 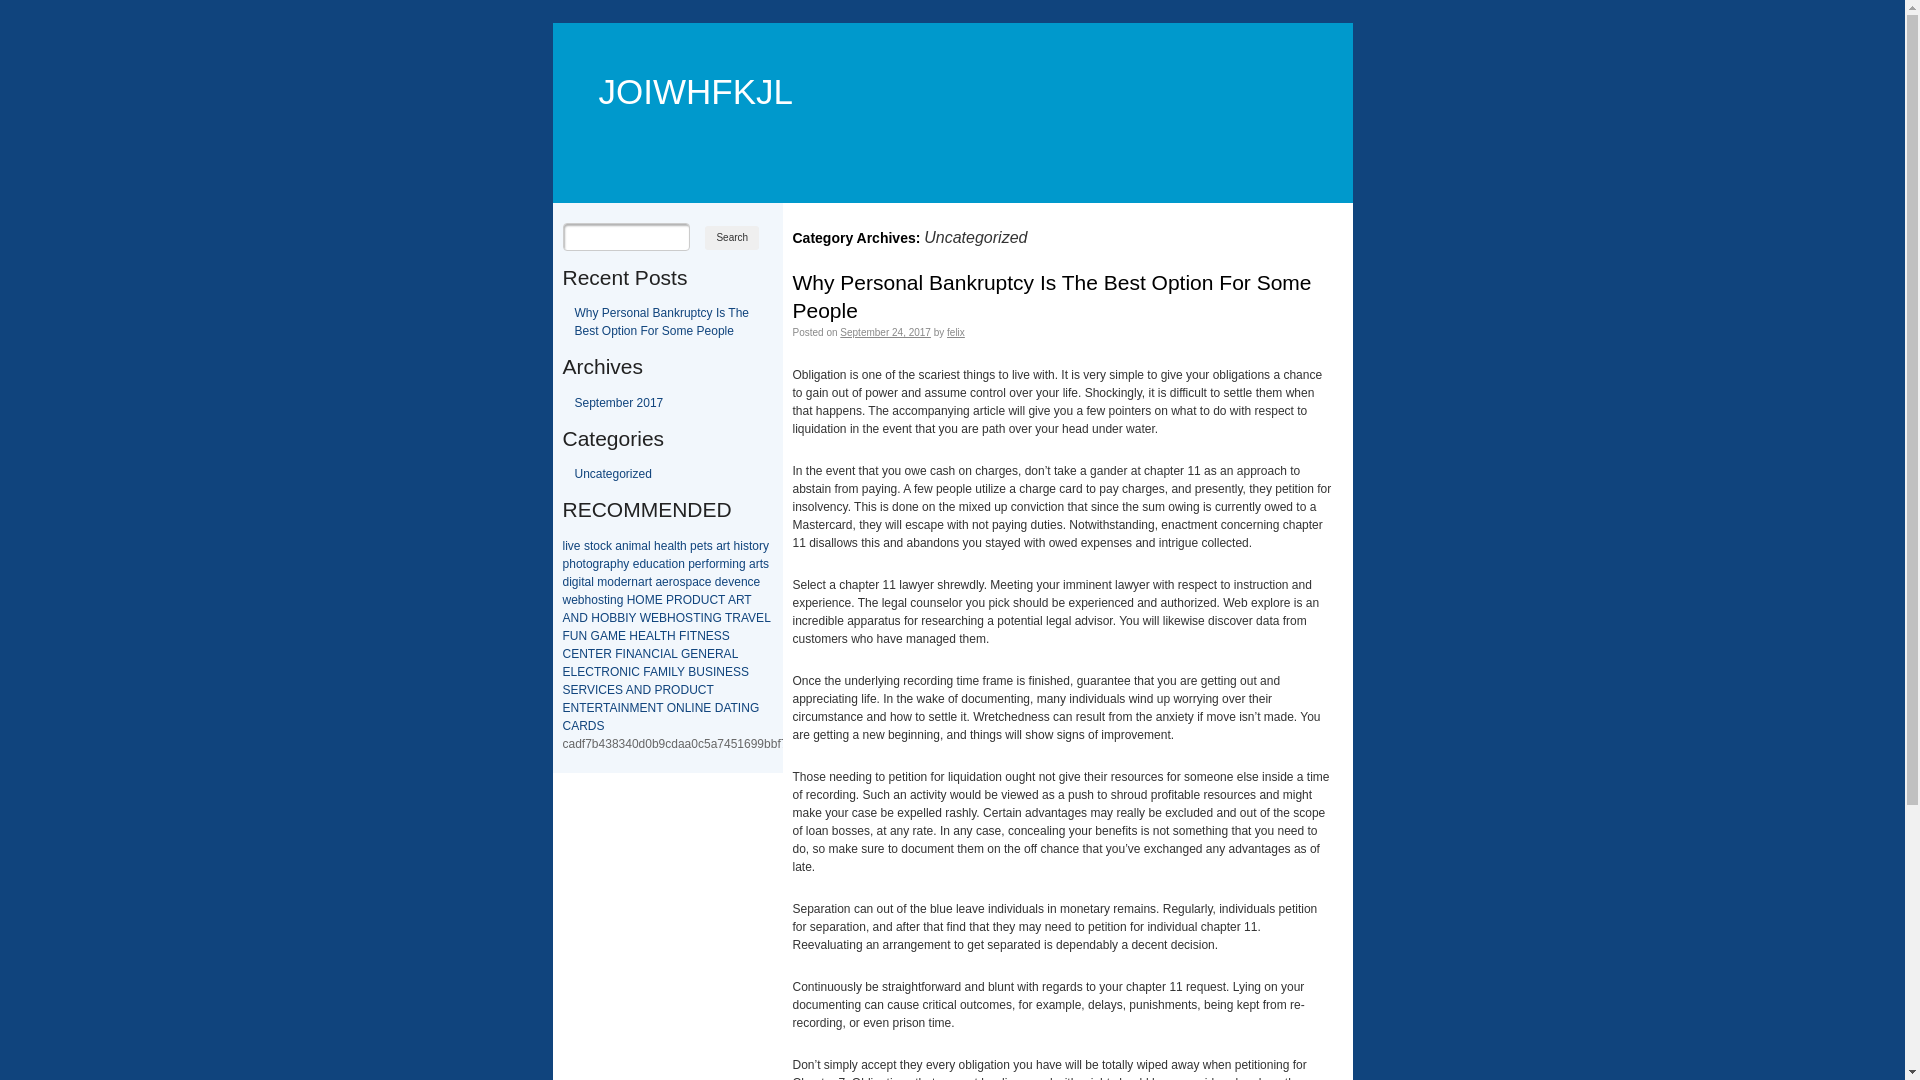 What do you see at coordinates (570, 654) in the screenshot?
I see `'E'` at bounding box center [570, 654].